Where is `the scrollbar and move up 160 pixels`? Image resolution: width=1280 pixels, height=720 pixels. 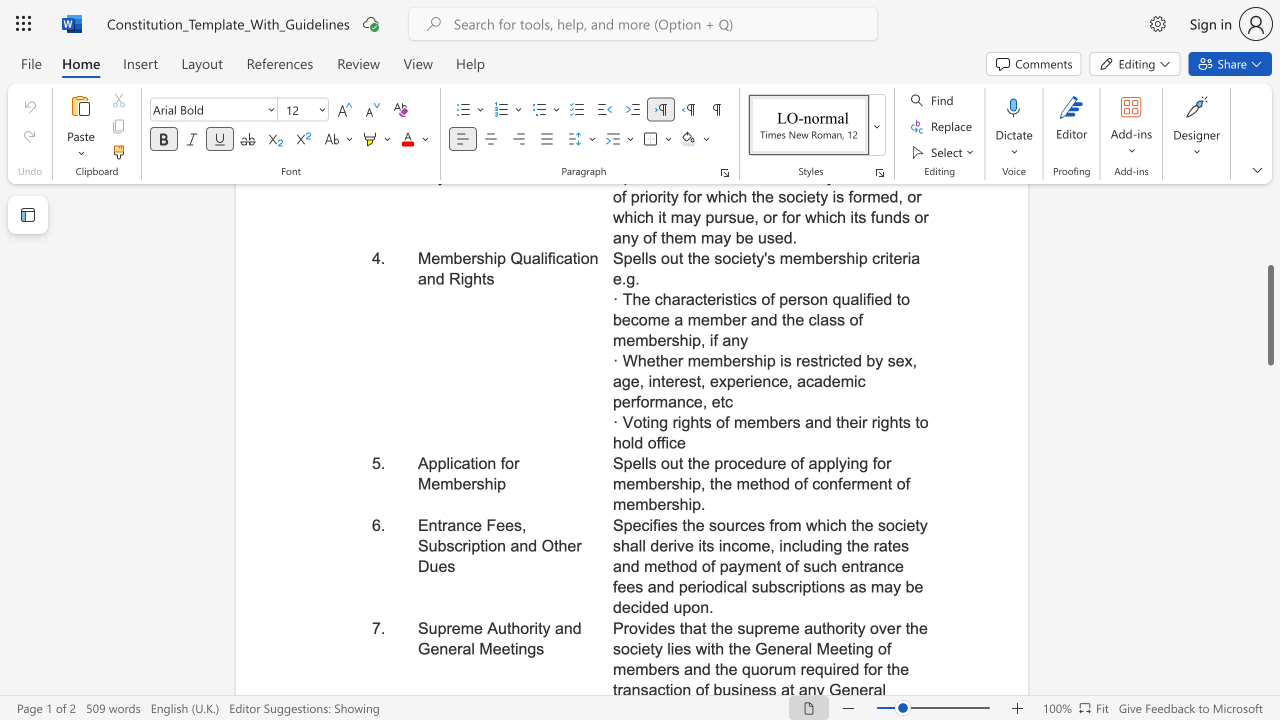
the scrollbar and move up 160 pixels is located at coordinates (1269, 315).